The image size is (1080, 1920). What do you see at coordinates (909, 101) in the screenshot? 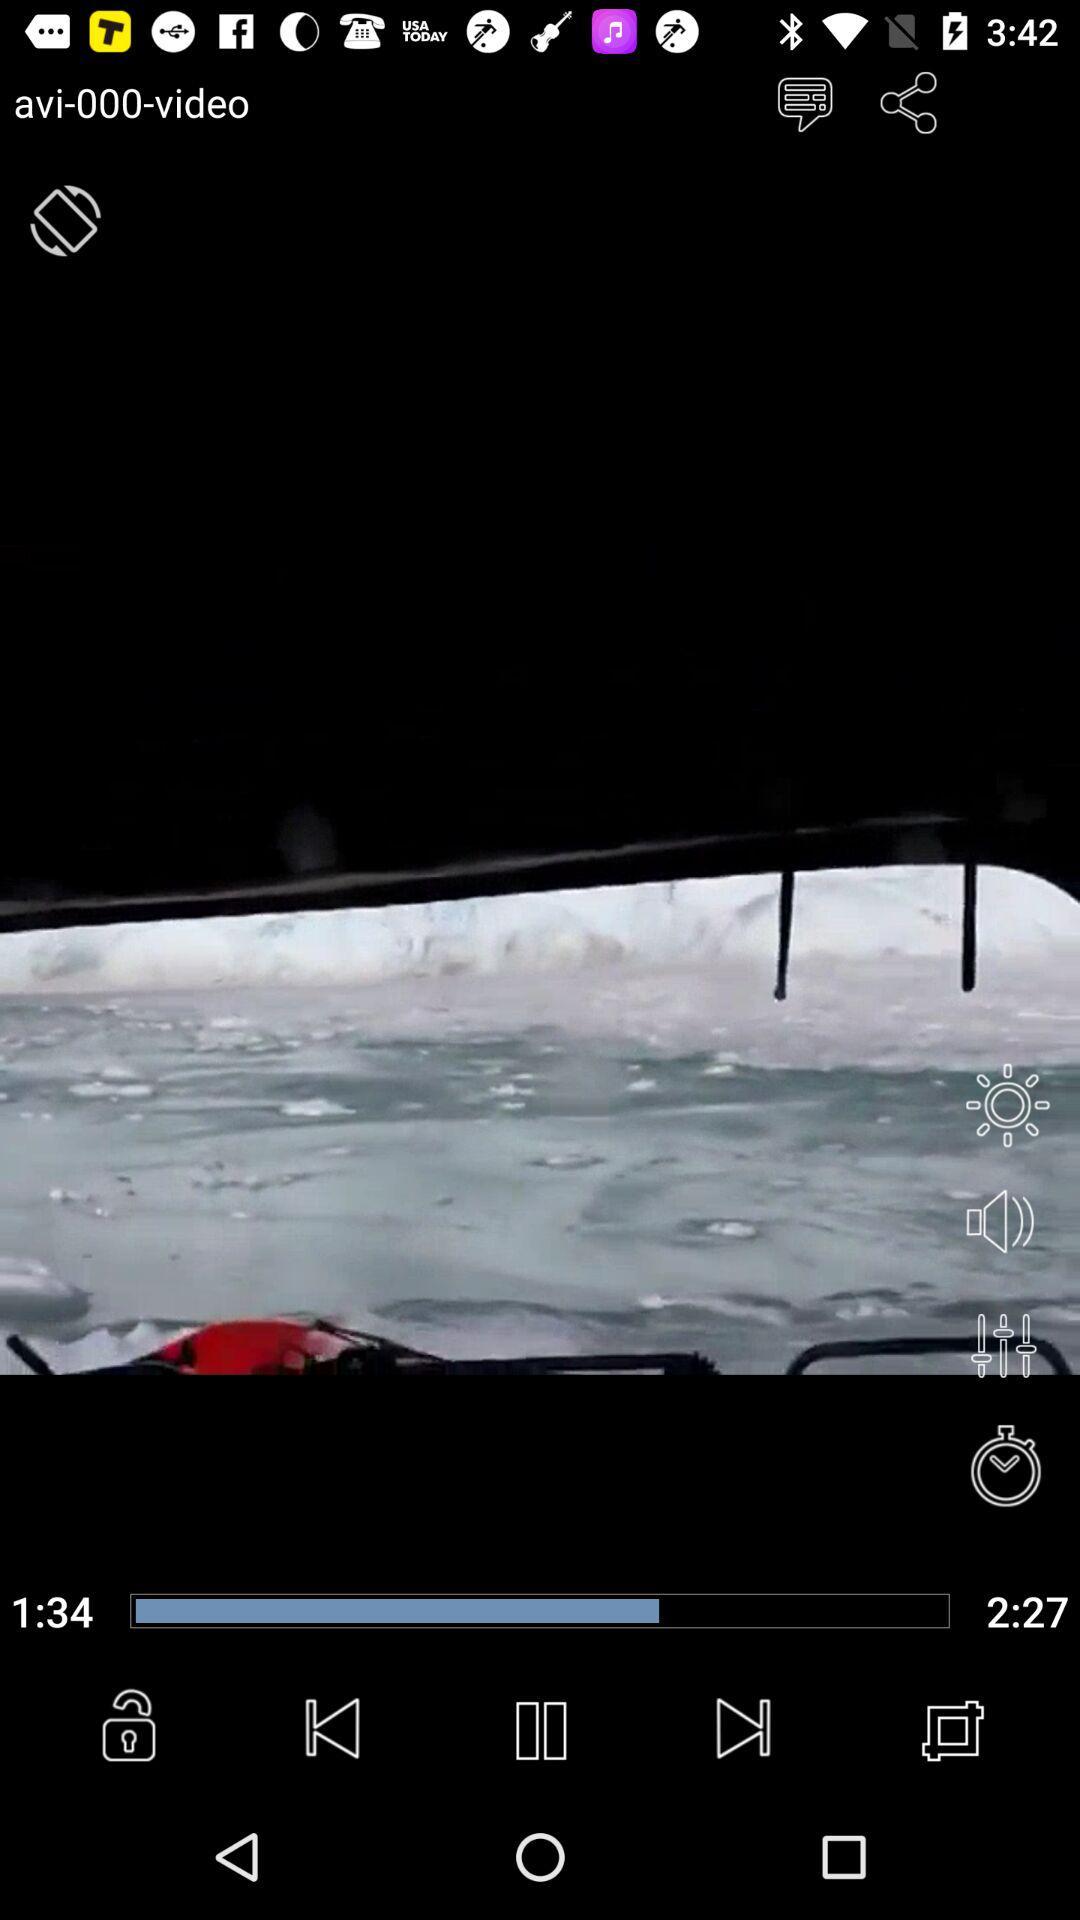
I see `share video` at bounding box center [909, 101].